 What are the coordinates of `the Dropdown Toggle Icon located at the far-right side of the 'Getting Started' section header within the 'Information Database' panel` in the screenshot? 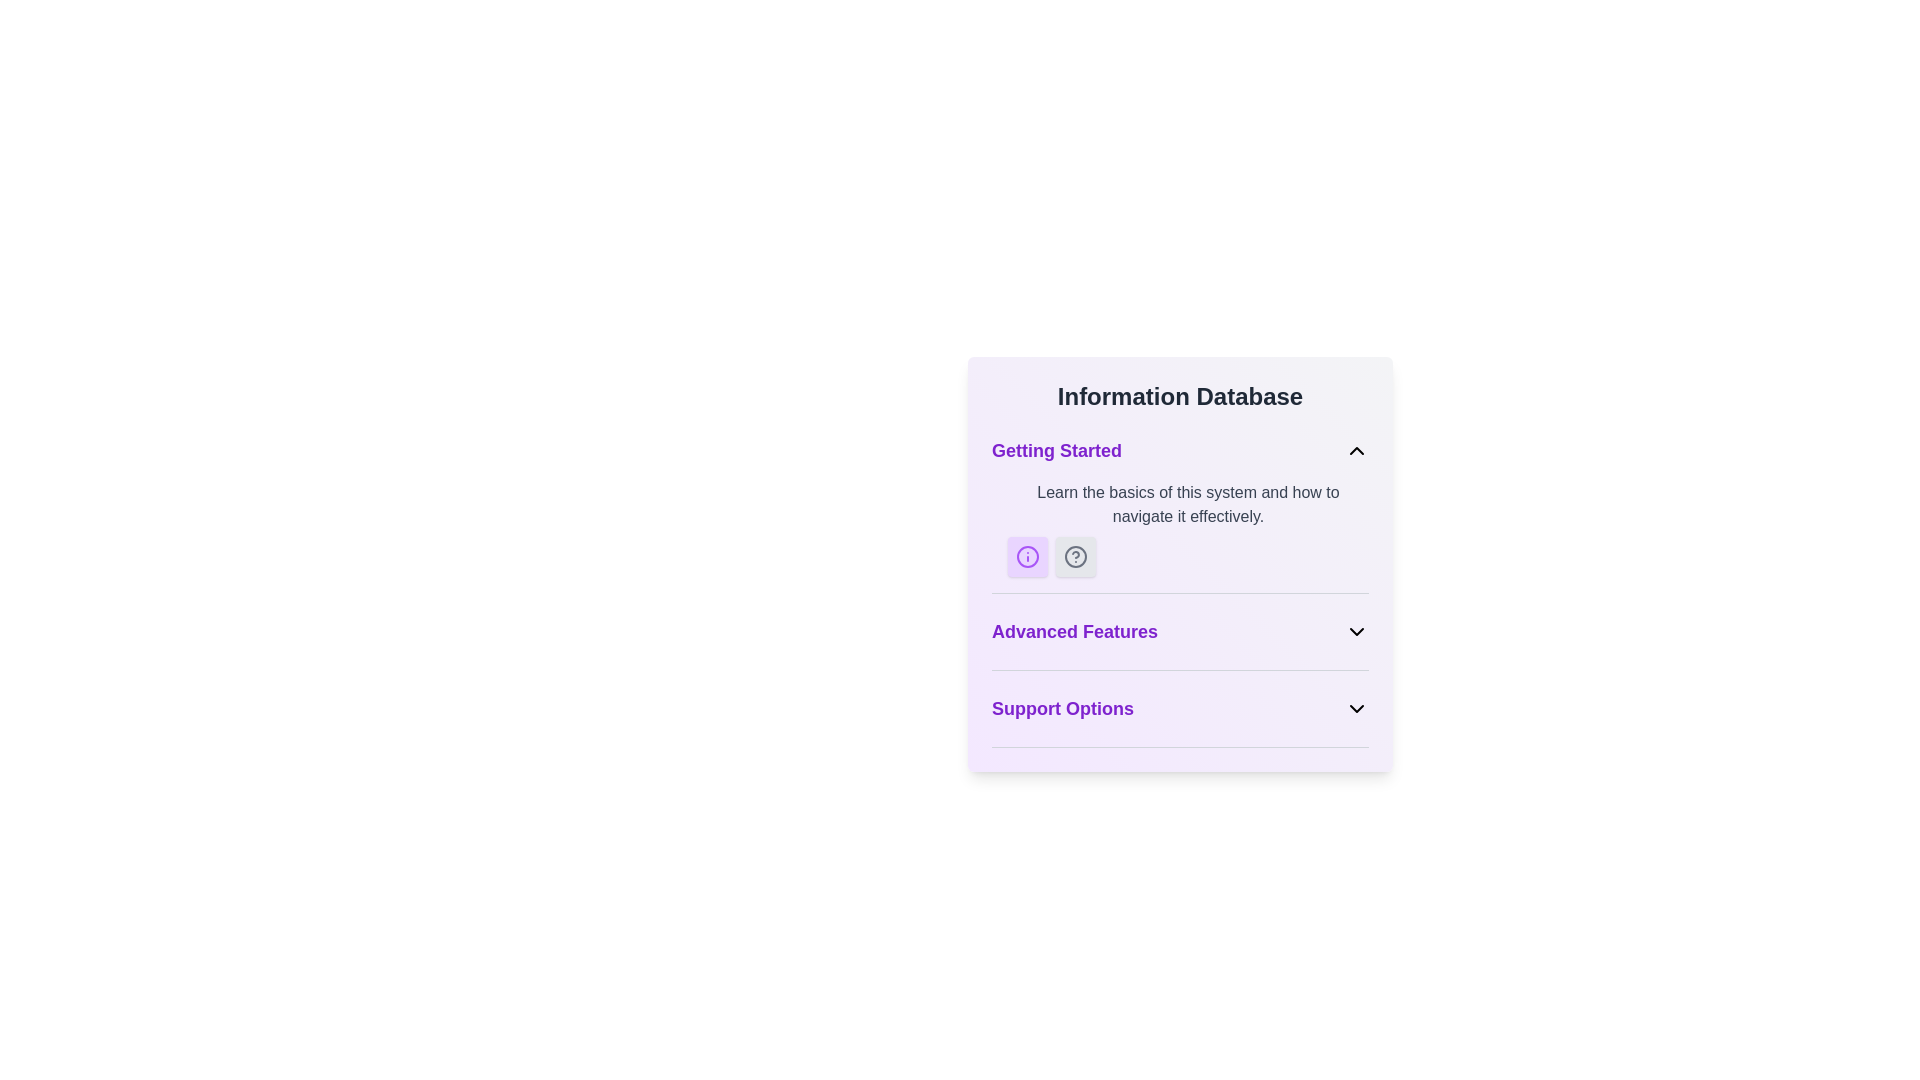 It's located at (1357, 451).